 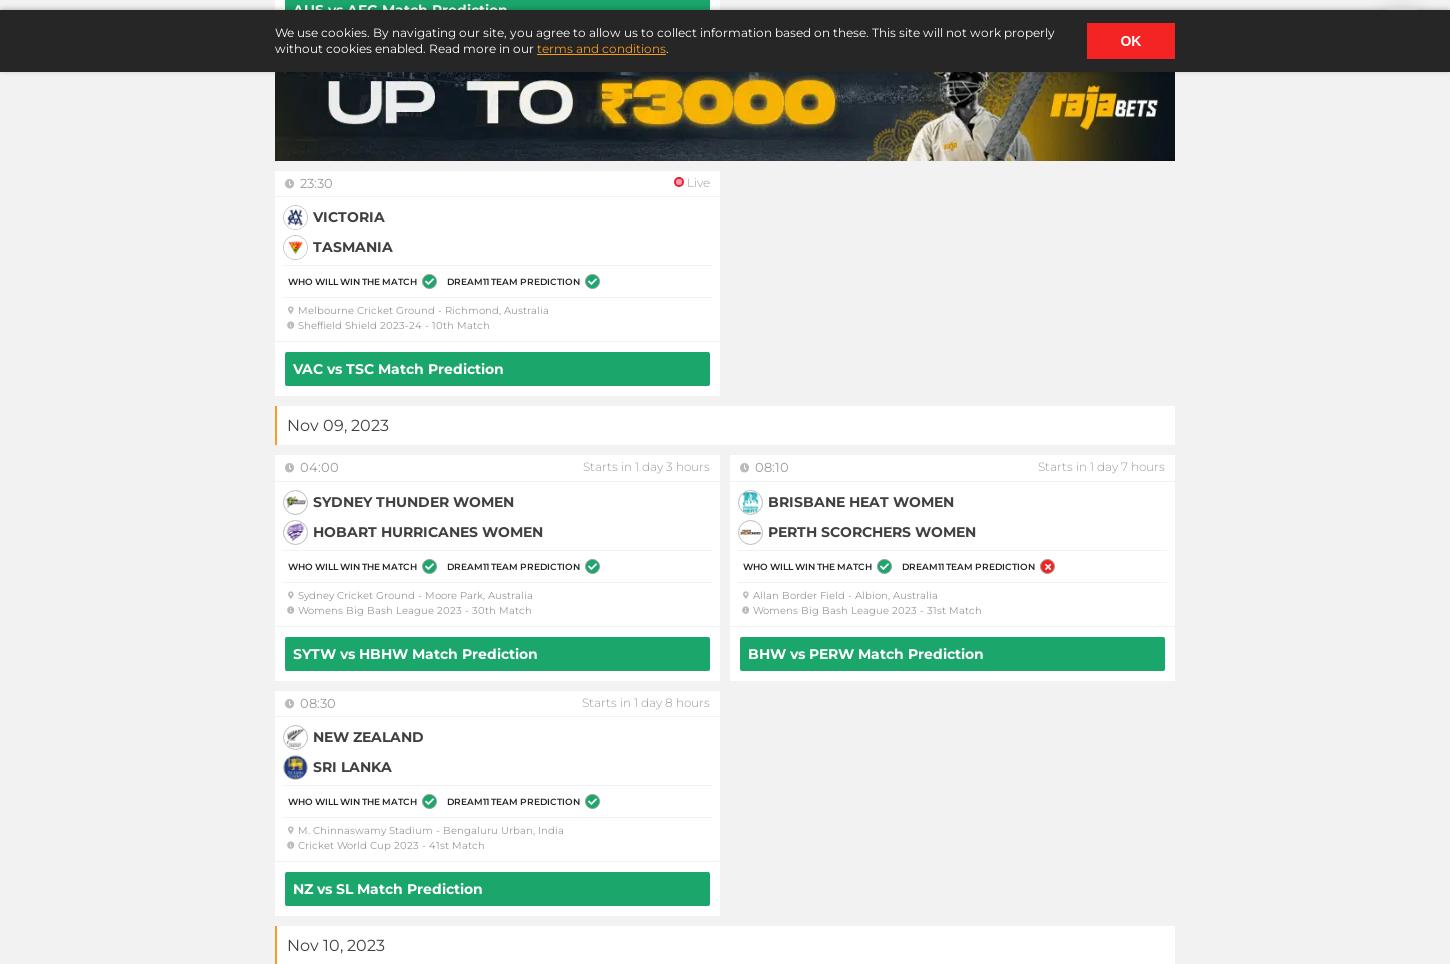 I want to click on '04:00', so click(x=319, y=466).